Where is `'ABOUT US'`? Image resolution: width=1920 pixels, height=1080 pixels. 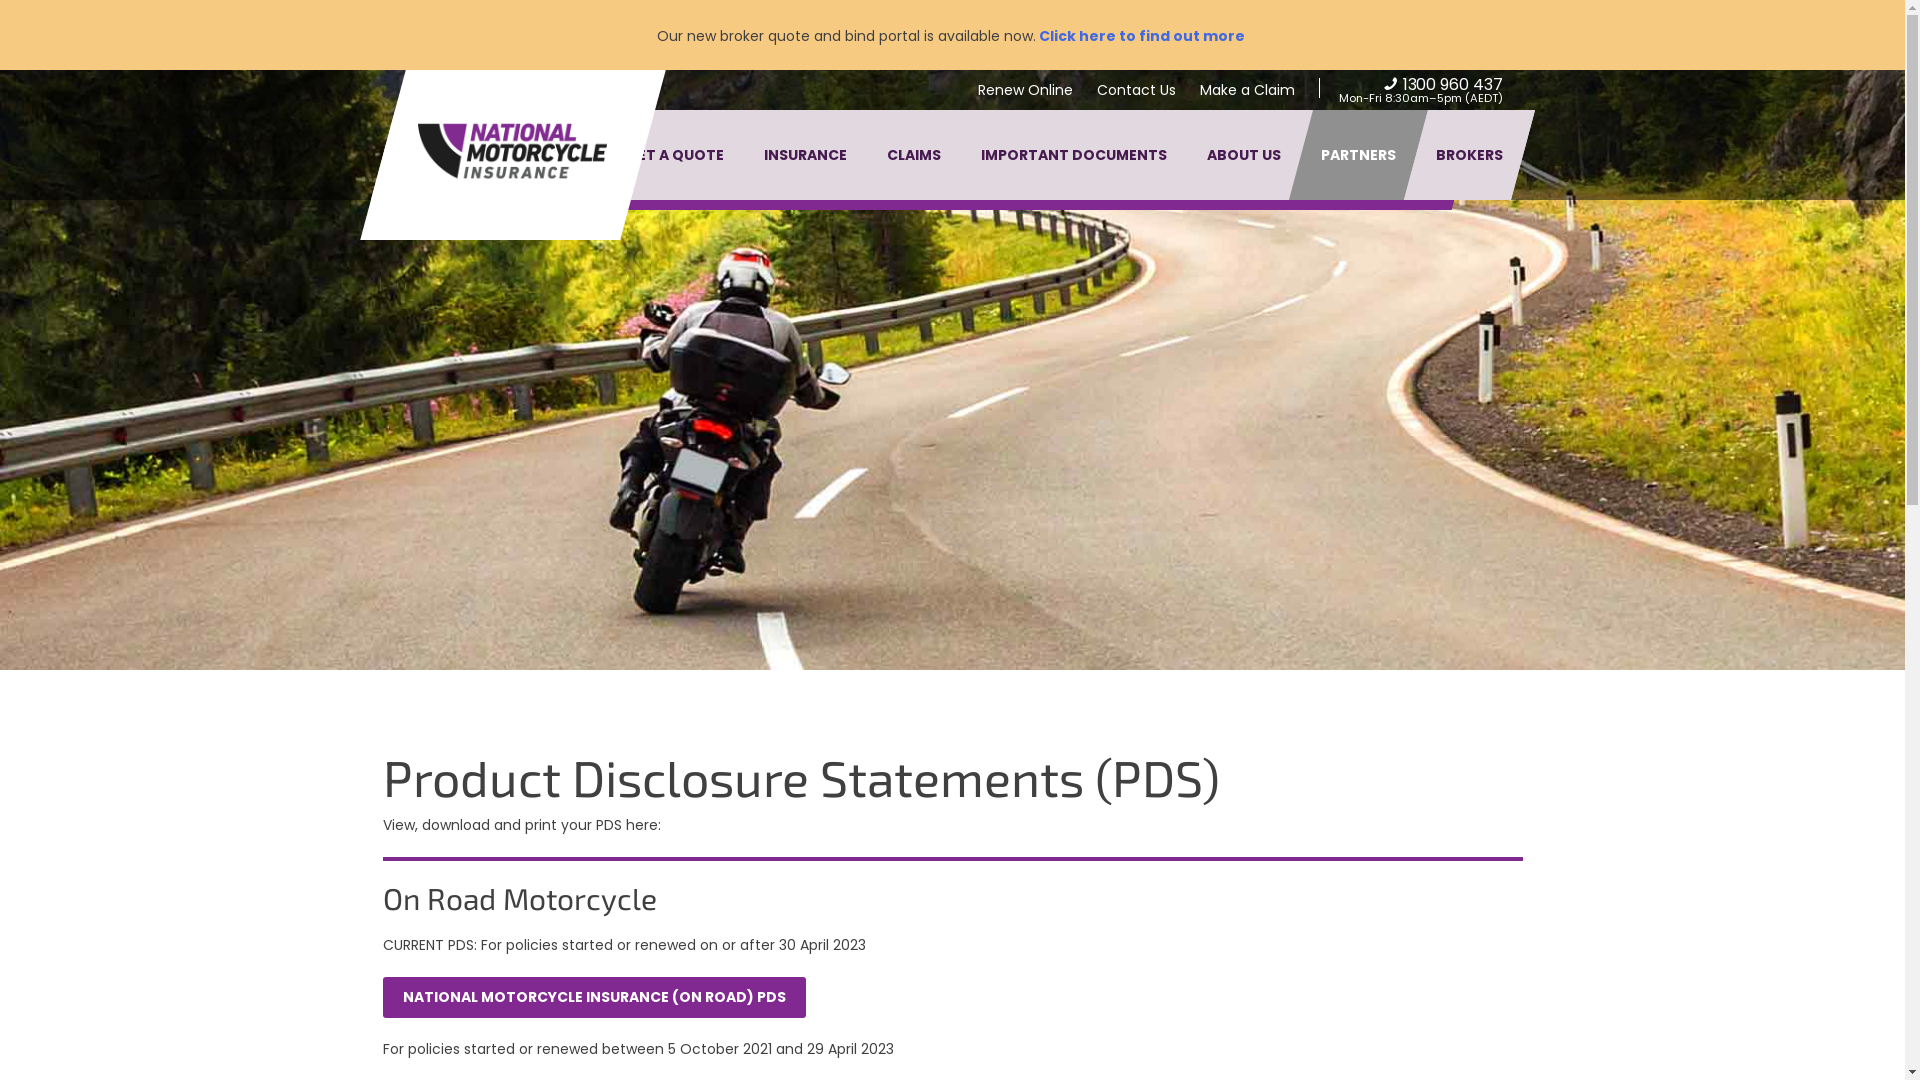 'ABOUT US' is located at coordinates (1242, 153).